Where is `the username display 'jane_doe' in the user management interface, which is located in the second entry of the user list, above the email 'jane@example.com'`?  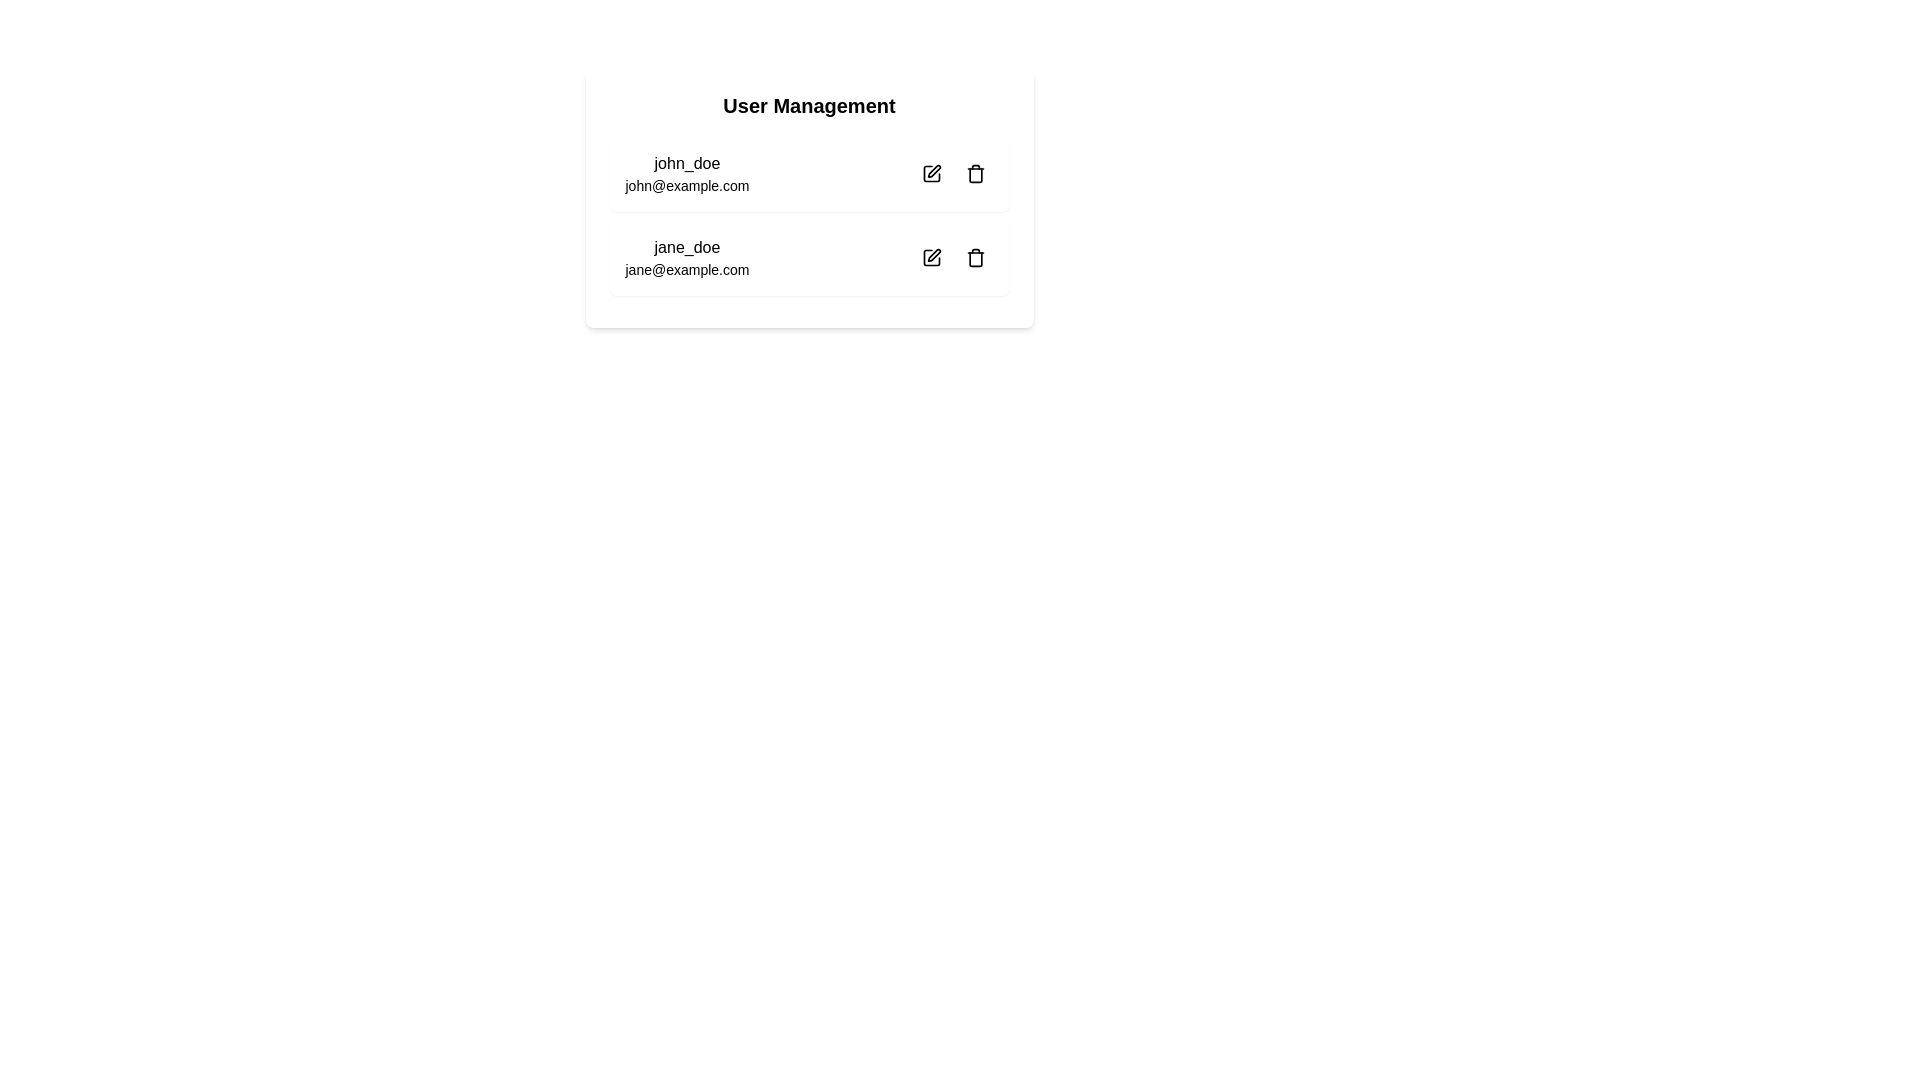 the username display 'jane_doe' in the user management interface, which is located in the second entry of the user list, above the email 'jane@example.com' is located at coordinates (687, 246).